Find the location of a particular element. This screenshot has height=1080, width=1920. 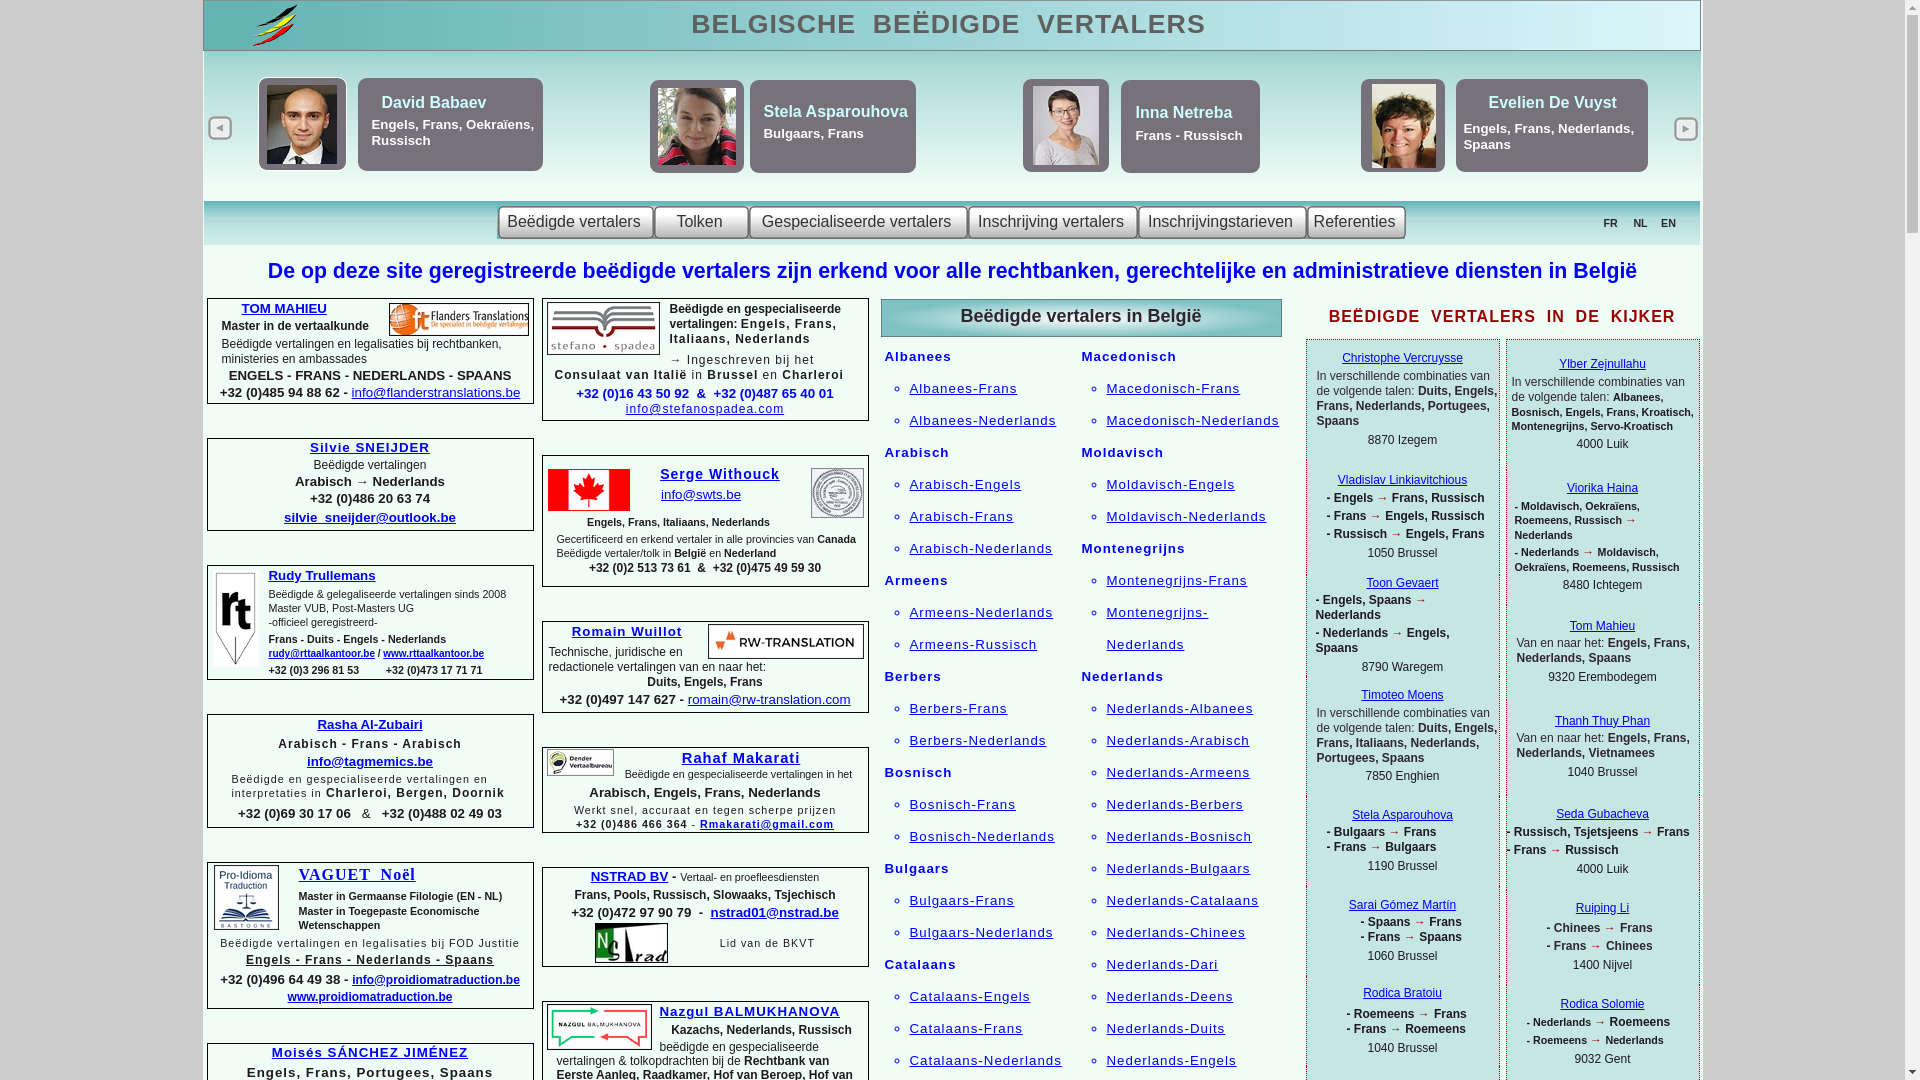

'Christophe Vercruysse' is located at coordinates (1401, 357).